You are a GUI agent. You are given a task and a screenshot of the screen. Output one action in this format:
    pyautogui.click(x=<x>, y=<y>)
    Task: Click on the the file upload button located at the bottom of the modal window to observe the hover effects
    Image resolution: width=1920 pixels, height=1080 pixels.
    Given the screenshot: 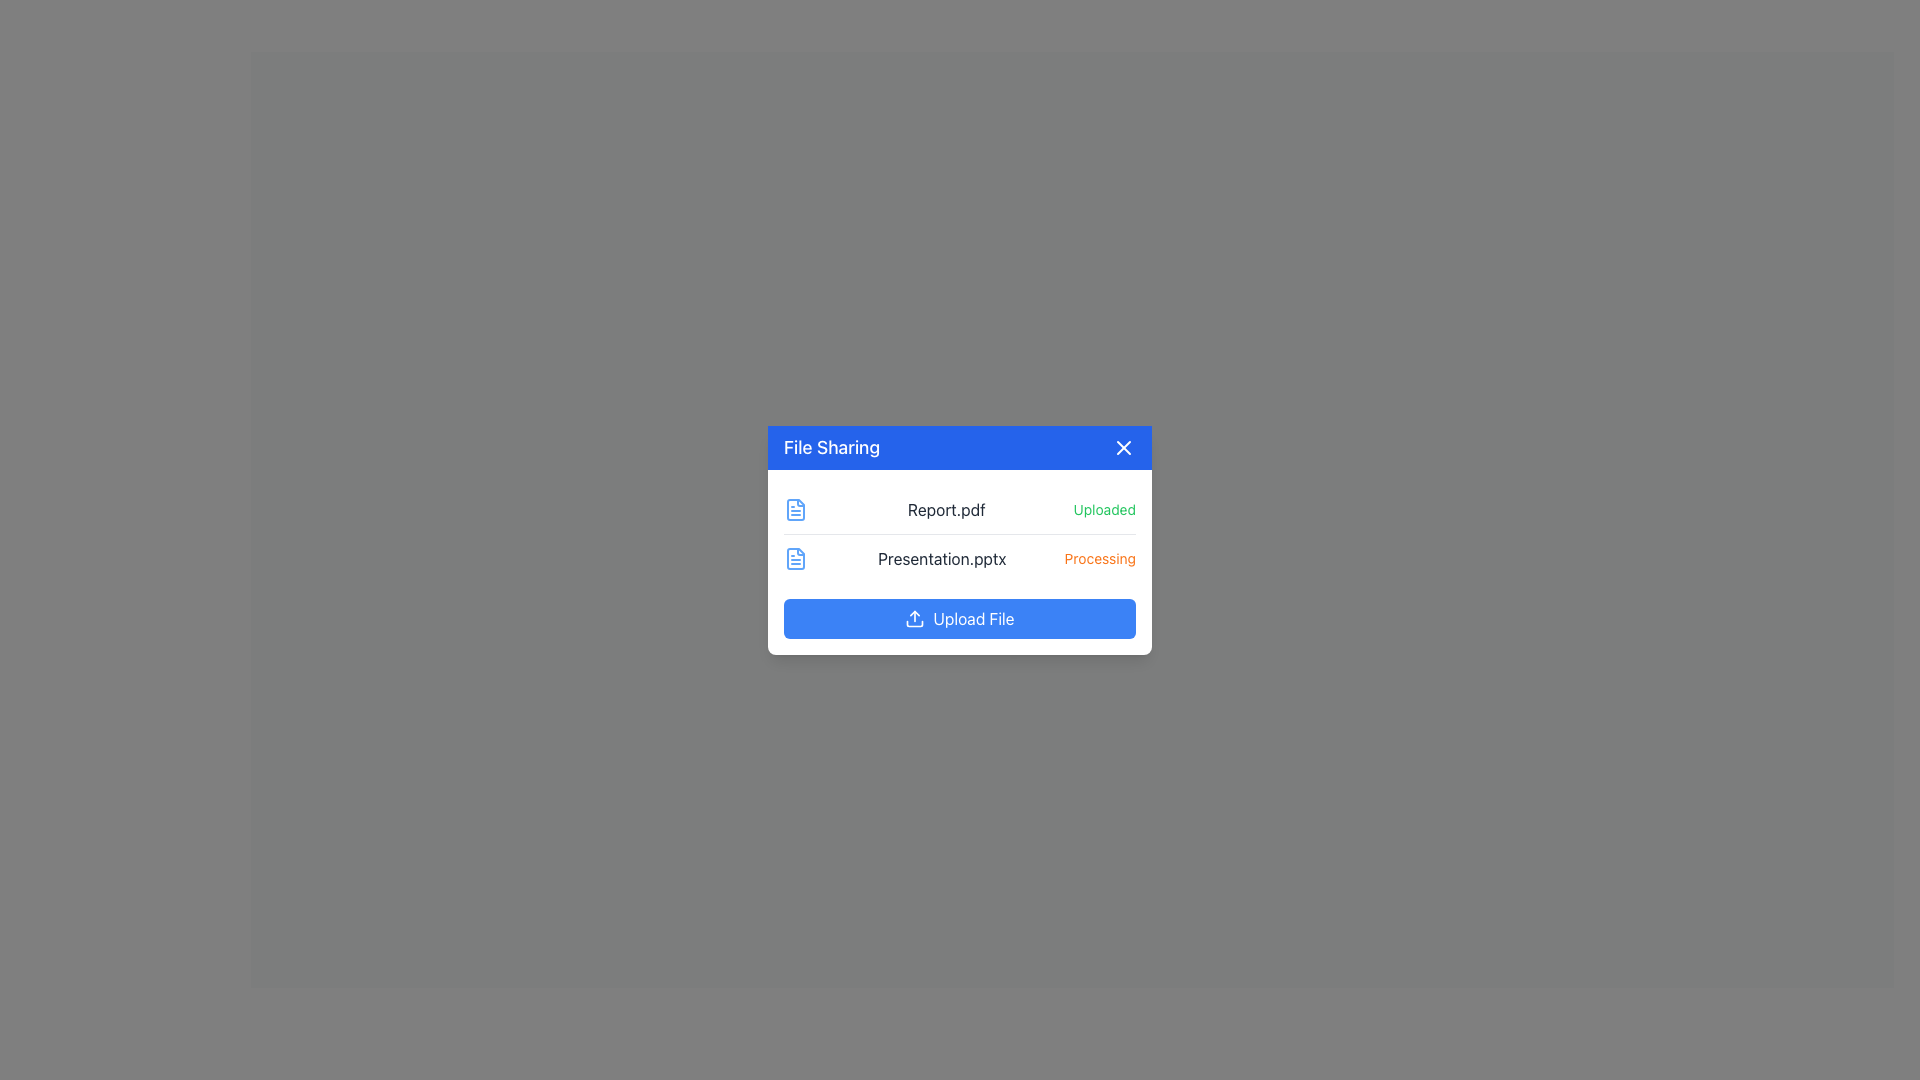 What is the action you would take?
    pyautogui.click(x=960, y=616)
    